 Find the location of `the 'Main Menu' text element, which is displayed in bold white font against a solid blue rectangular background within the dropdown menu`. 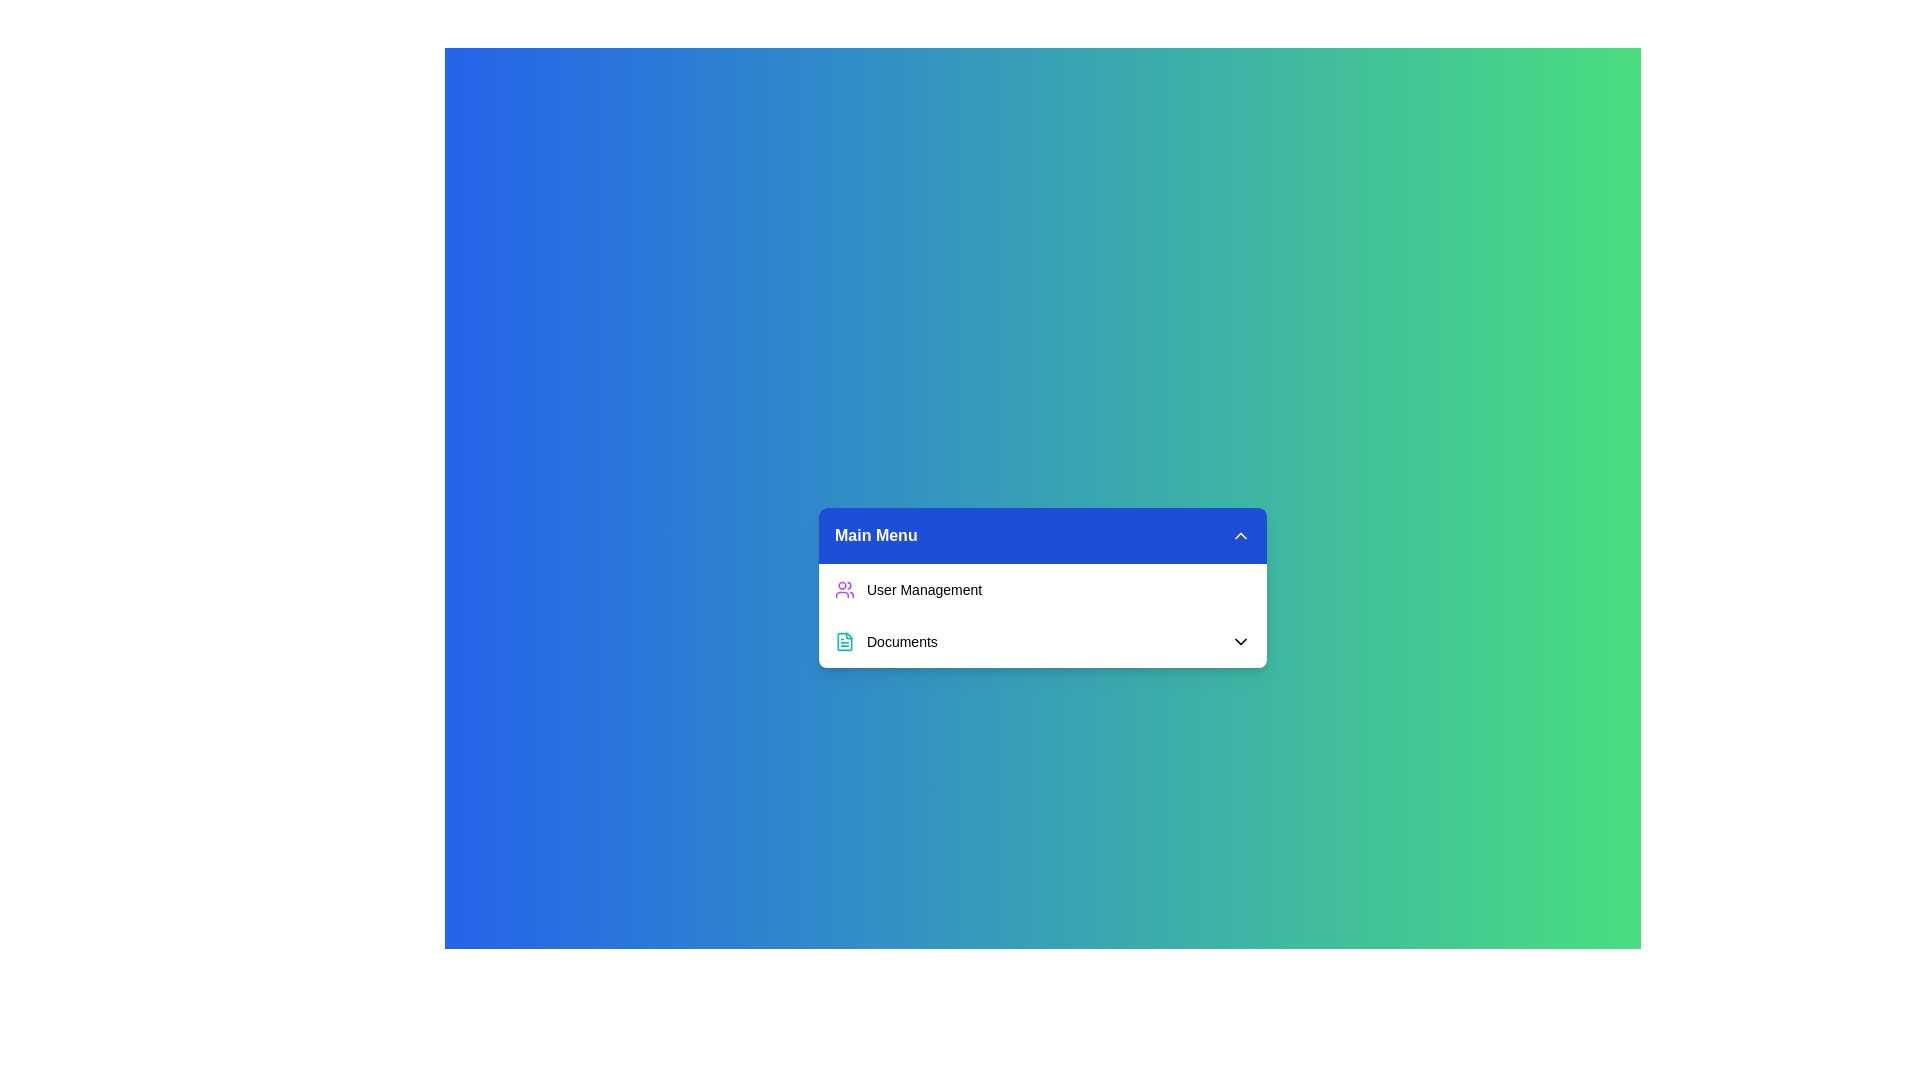

the 'Main Menu' text element, which is displayed in bold white font against a solid blue rectangular background within the dropdown menu is located at coordinates (876, 535).